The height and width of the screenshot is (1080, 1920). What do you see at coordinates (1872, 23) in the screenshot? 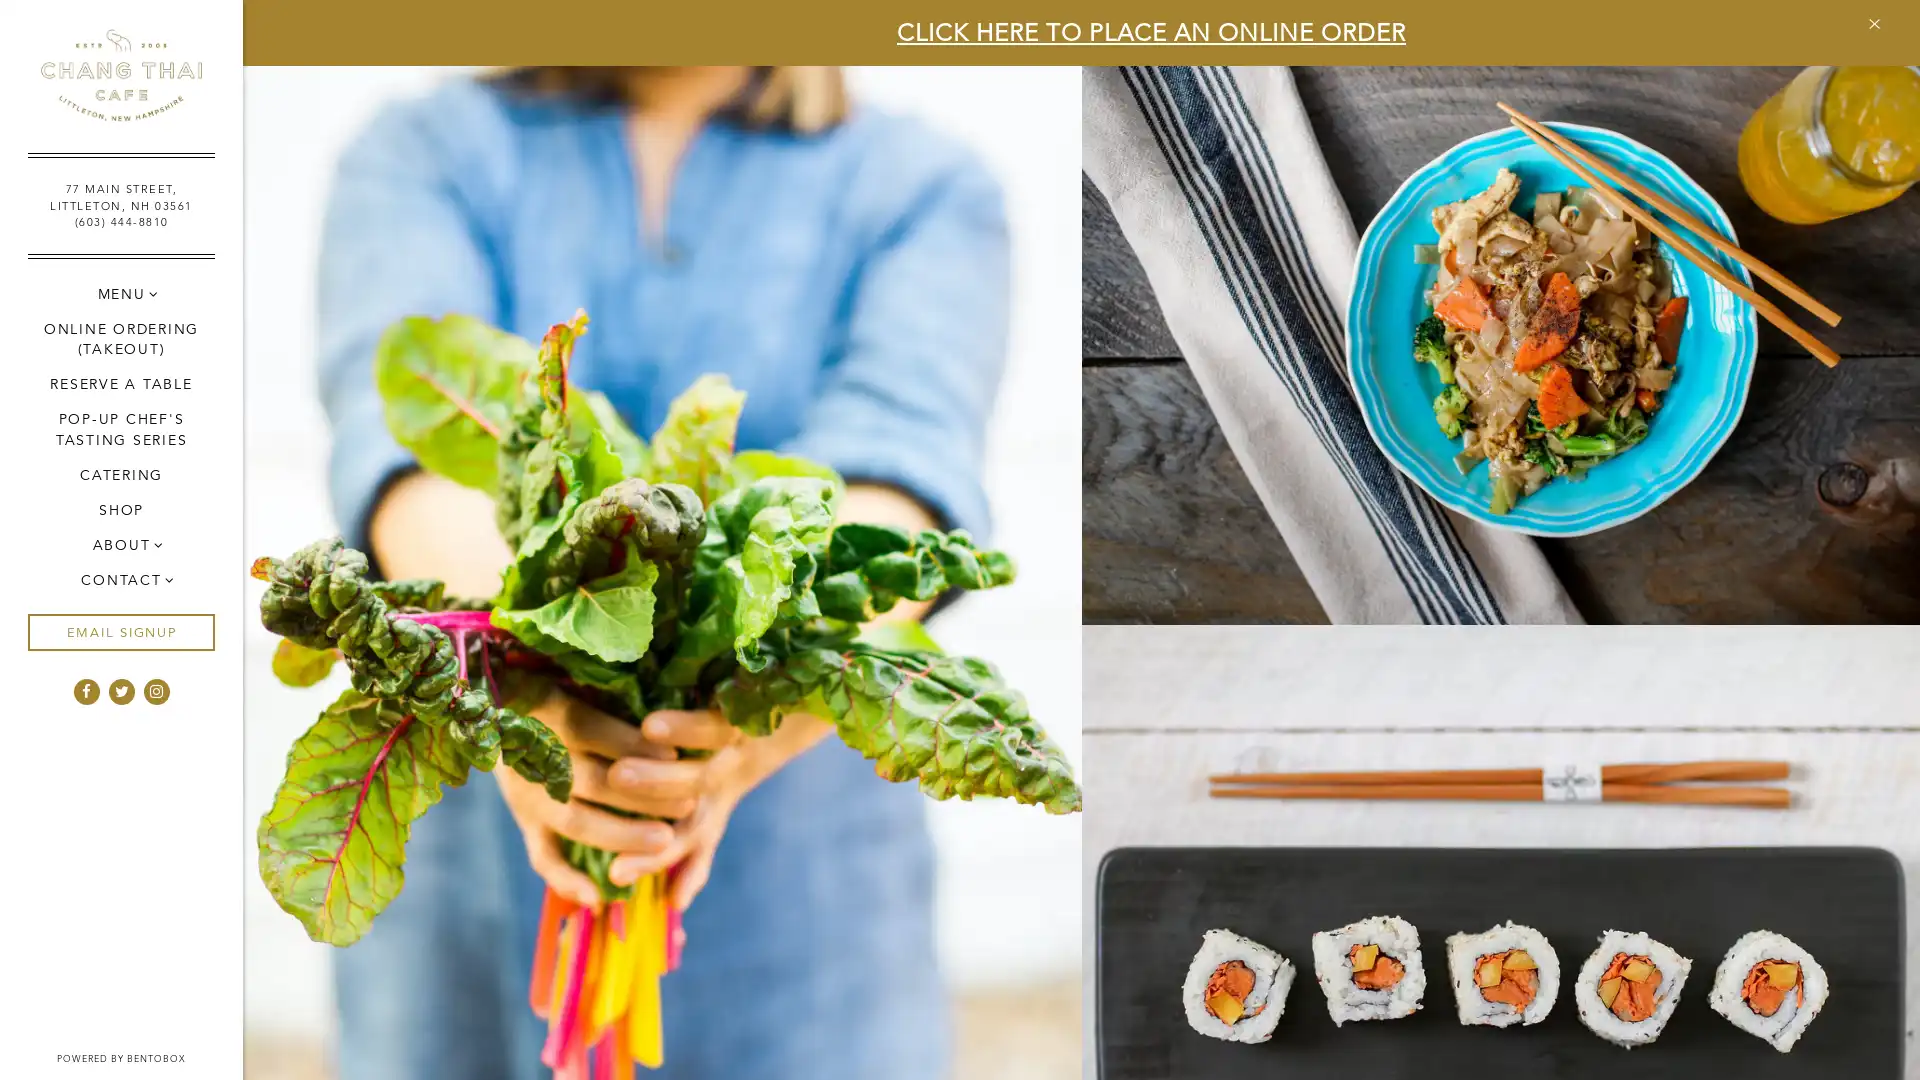
I see `Close` at bounding box center [1872, 23].